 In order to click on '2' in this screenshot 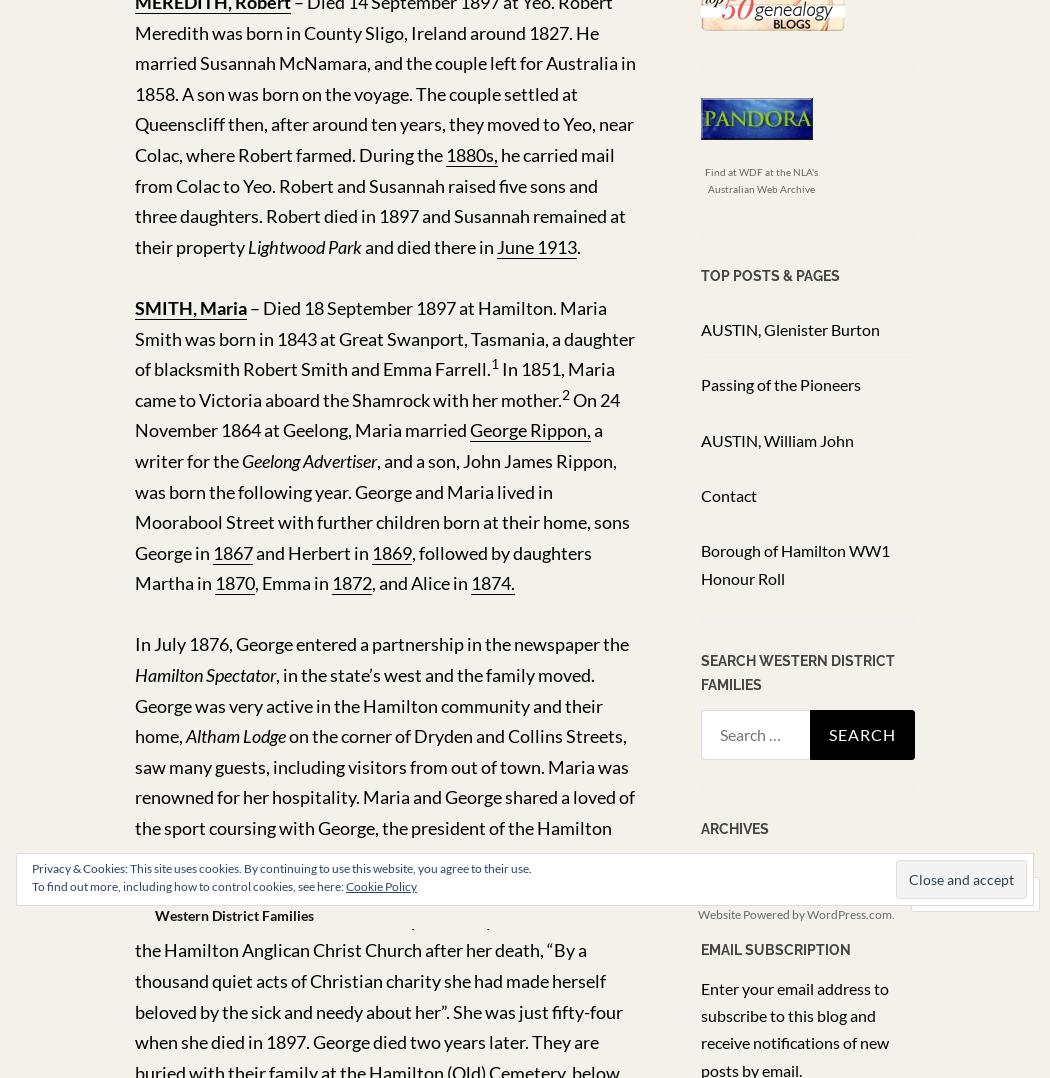, I will do `click(561, 393)`.